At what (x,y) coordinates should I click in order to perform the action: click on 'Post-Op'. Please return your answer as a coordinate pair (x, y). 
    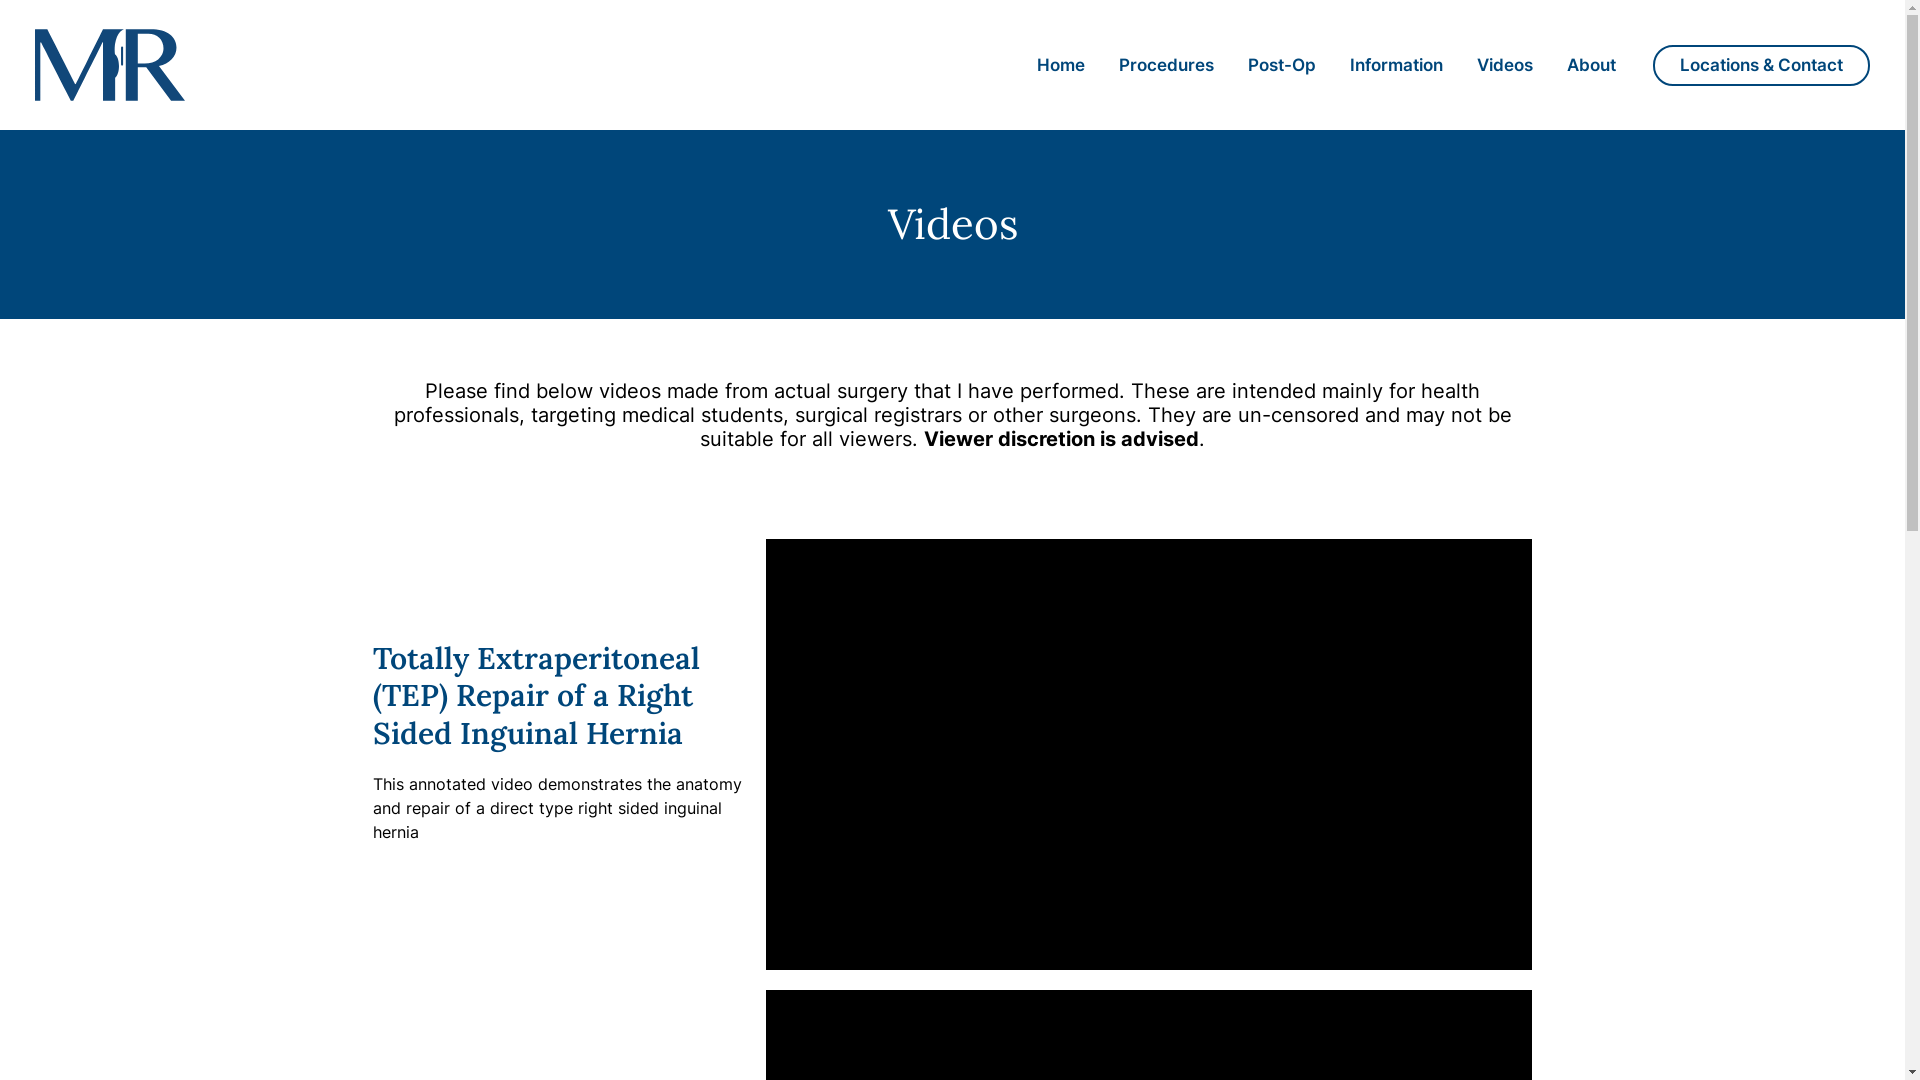
    Looking at the image, I should click on (1281, 64).